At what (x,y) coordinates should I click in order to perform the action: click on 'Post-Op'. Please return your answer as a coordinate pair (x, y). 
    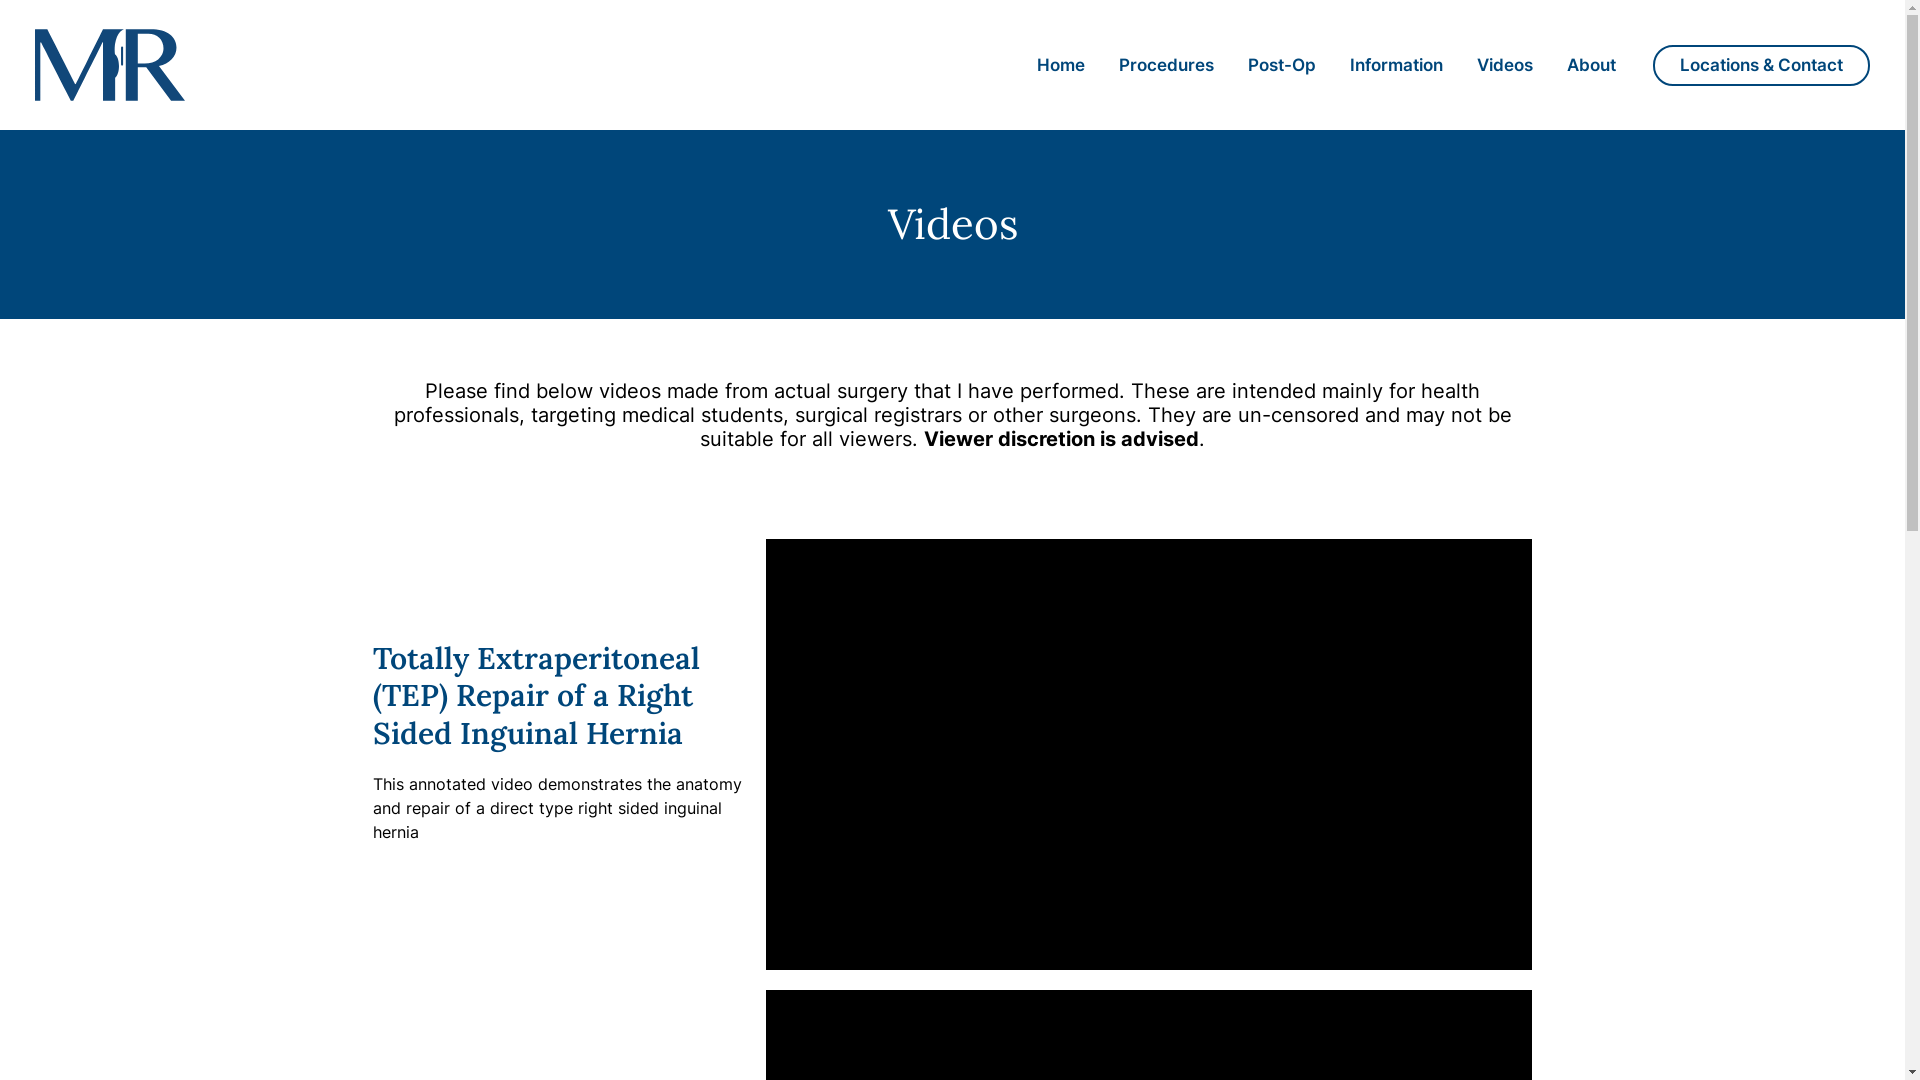
    Looking at the image, I should click on (1281, 64).